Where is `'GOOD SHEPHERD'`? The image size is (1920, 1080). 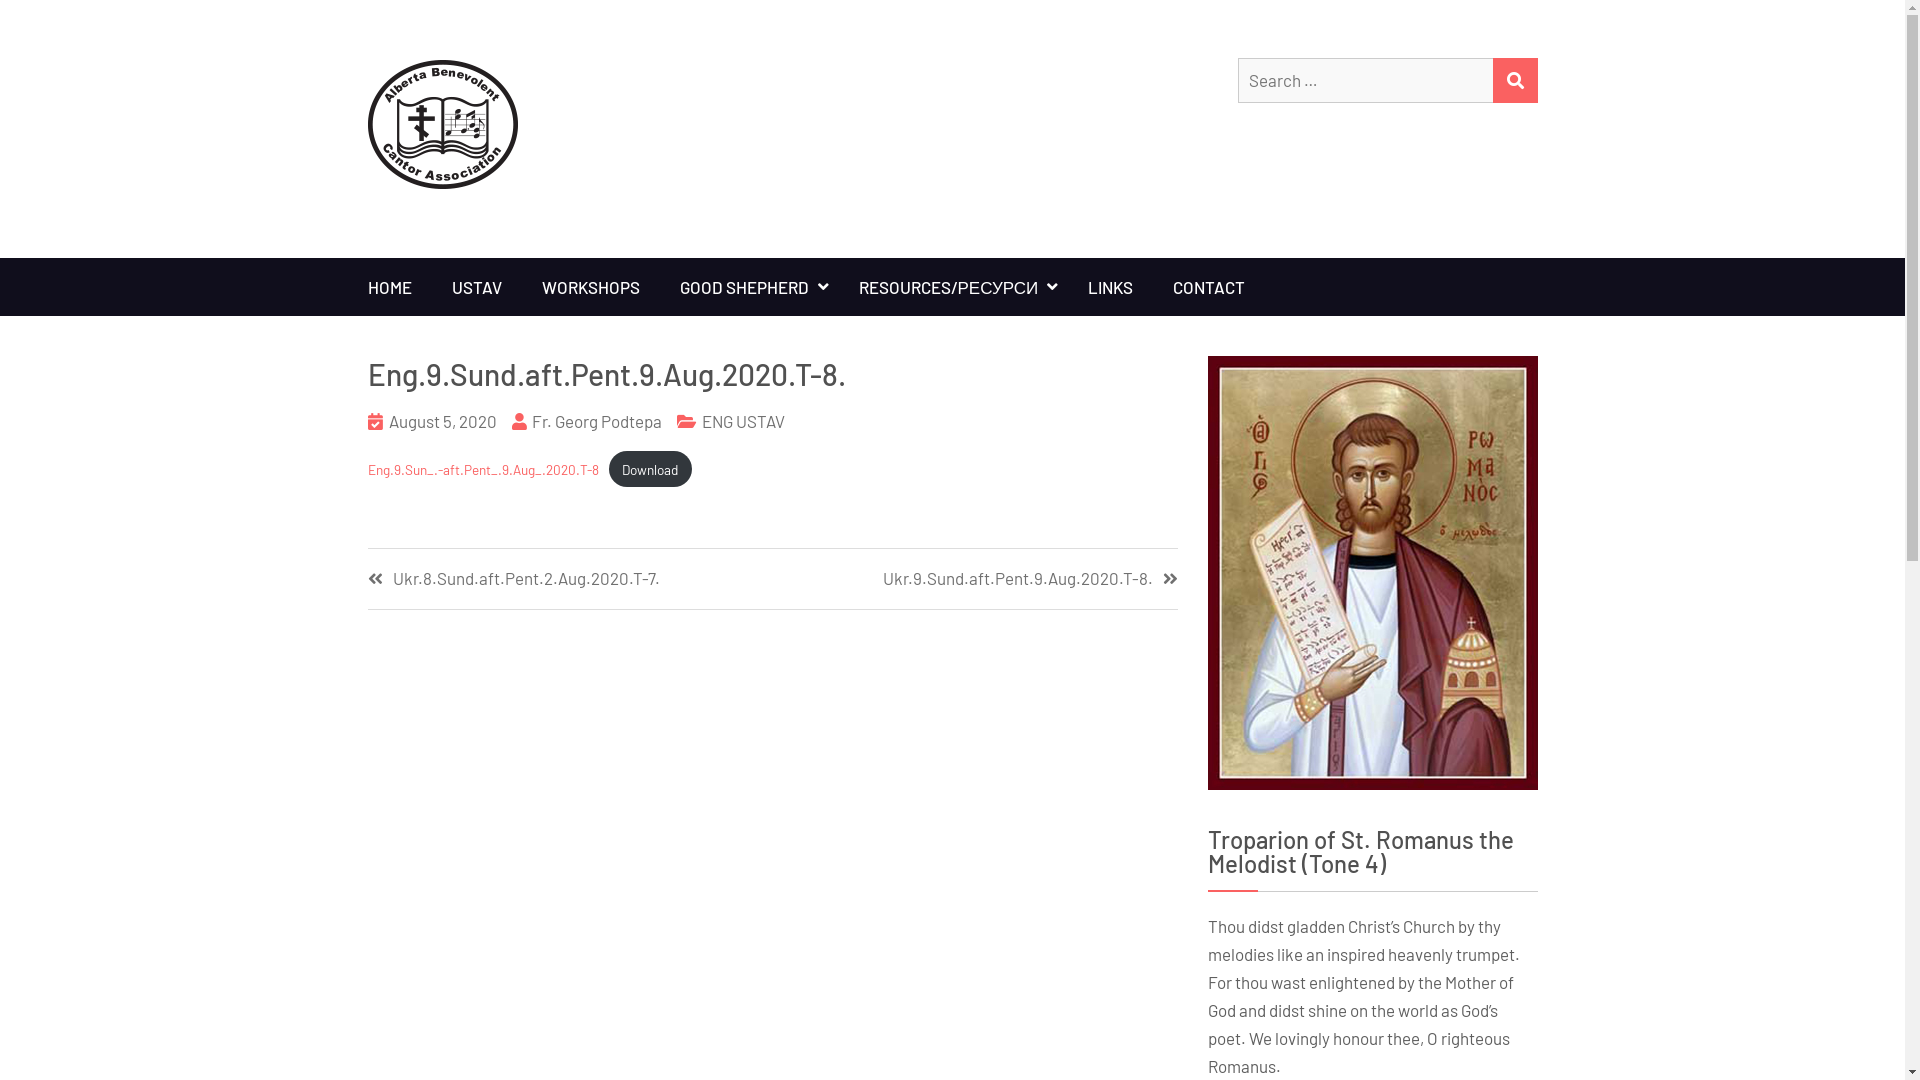
'GOOD SHEPHERD' is located at coordinates (748, 286).